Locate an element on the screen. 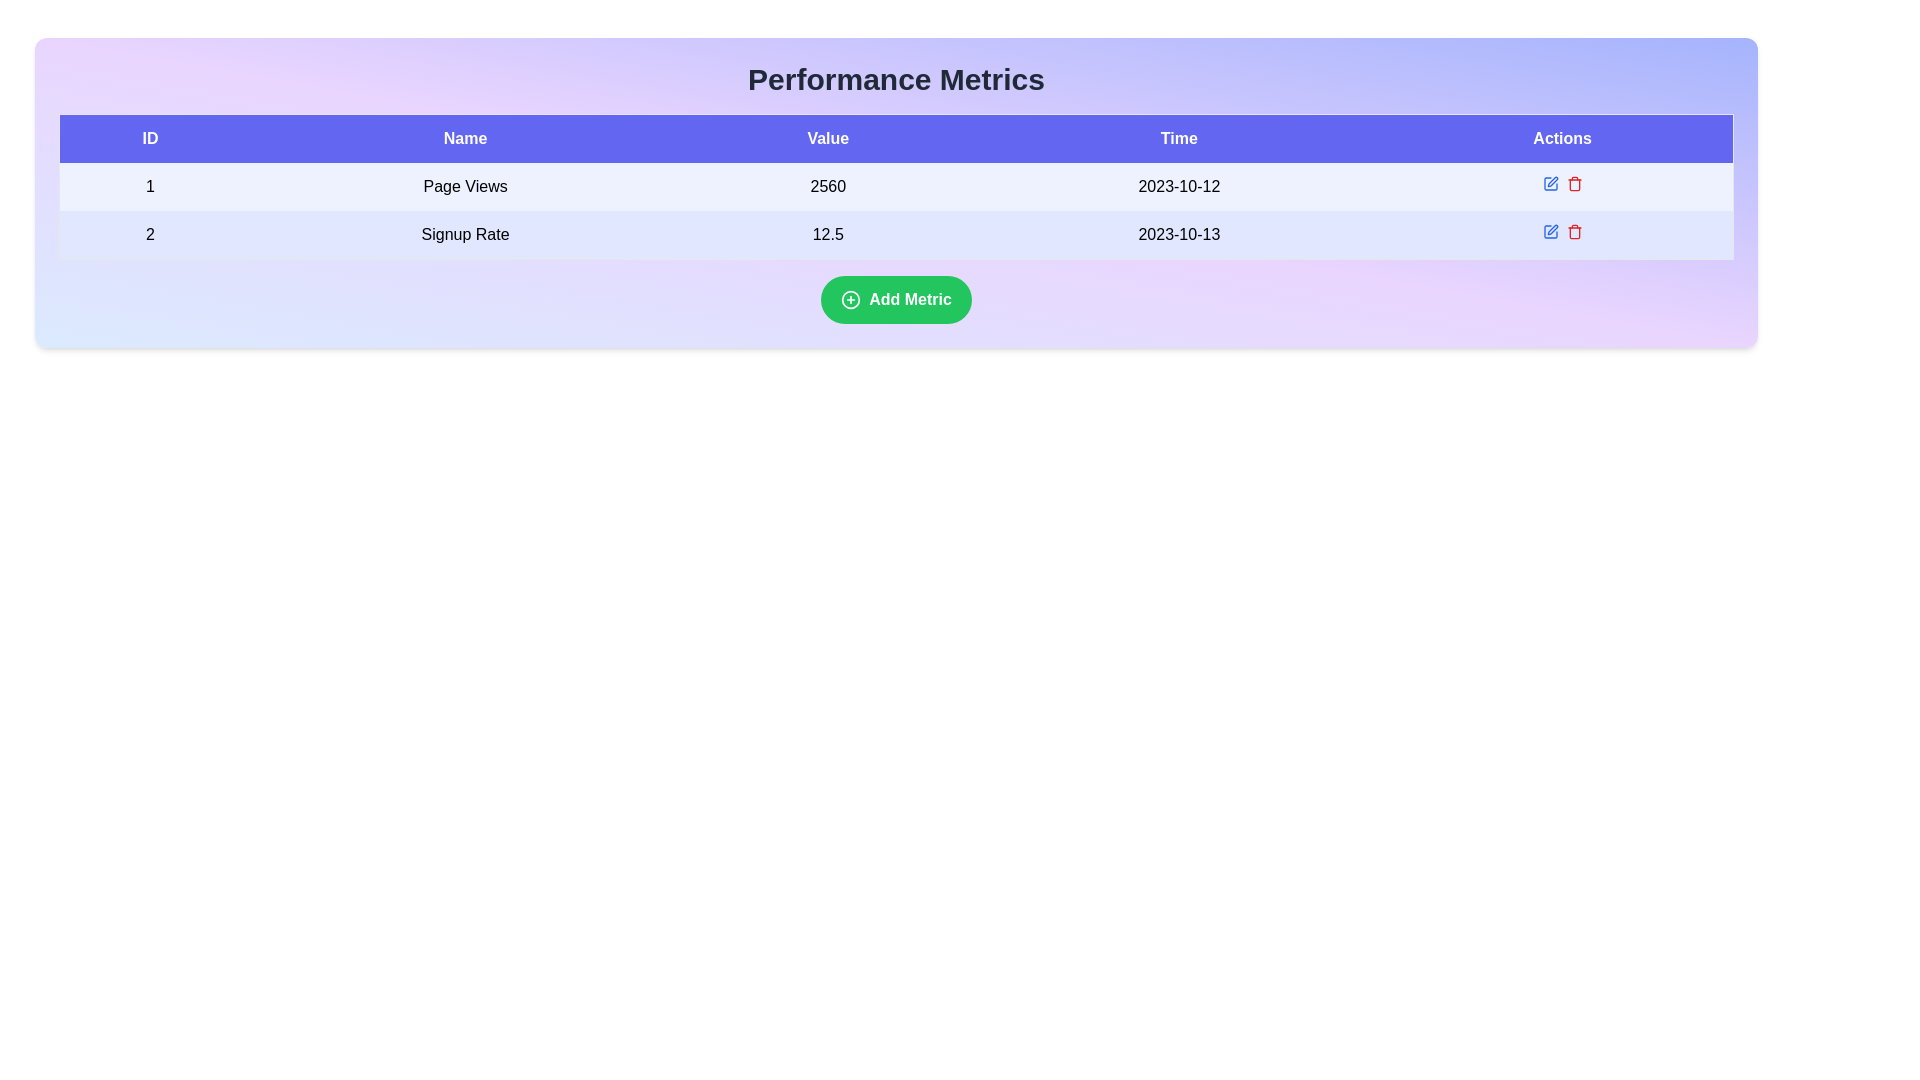 This screenshot has width=1920, height=1080. the Text display element that shows the date '2023-10-12' in the 'Time' column of the data table, aligned with metrics for 'Page Views' is located at coordinates (1179, 186).